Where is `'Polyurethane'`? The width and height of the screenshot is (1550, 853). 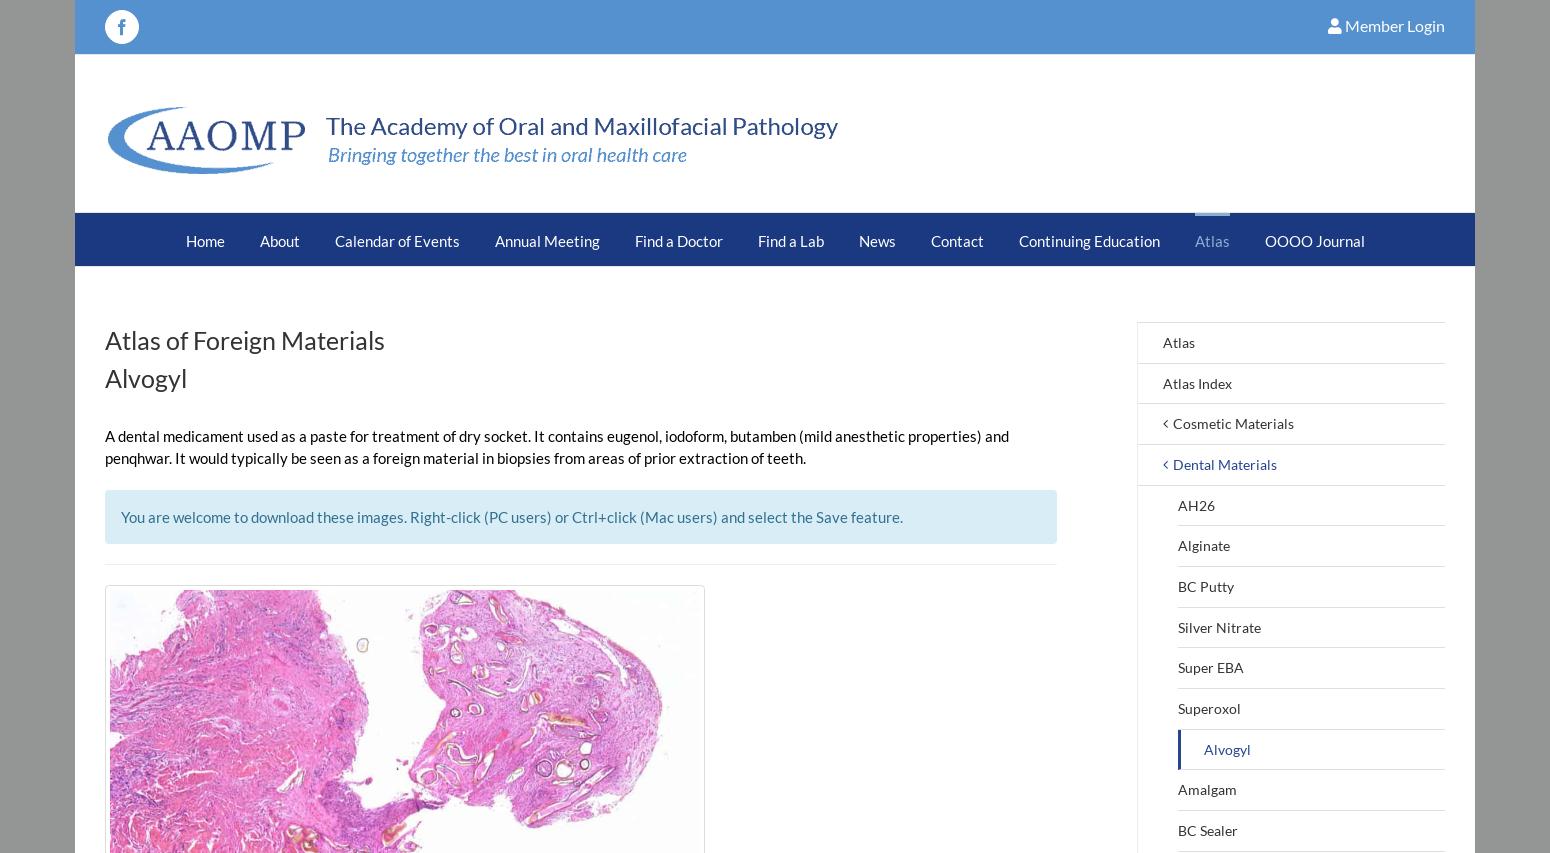
'Polyurethane' is located at coordinates (914, 491).